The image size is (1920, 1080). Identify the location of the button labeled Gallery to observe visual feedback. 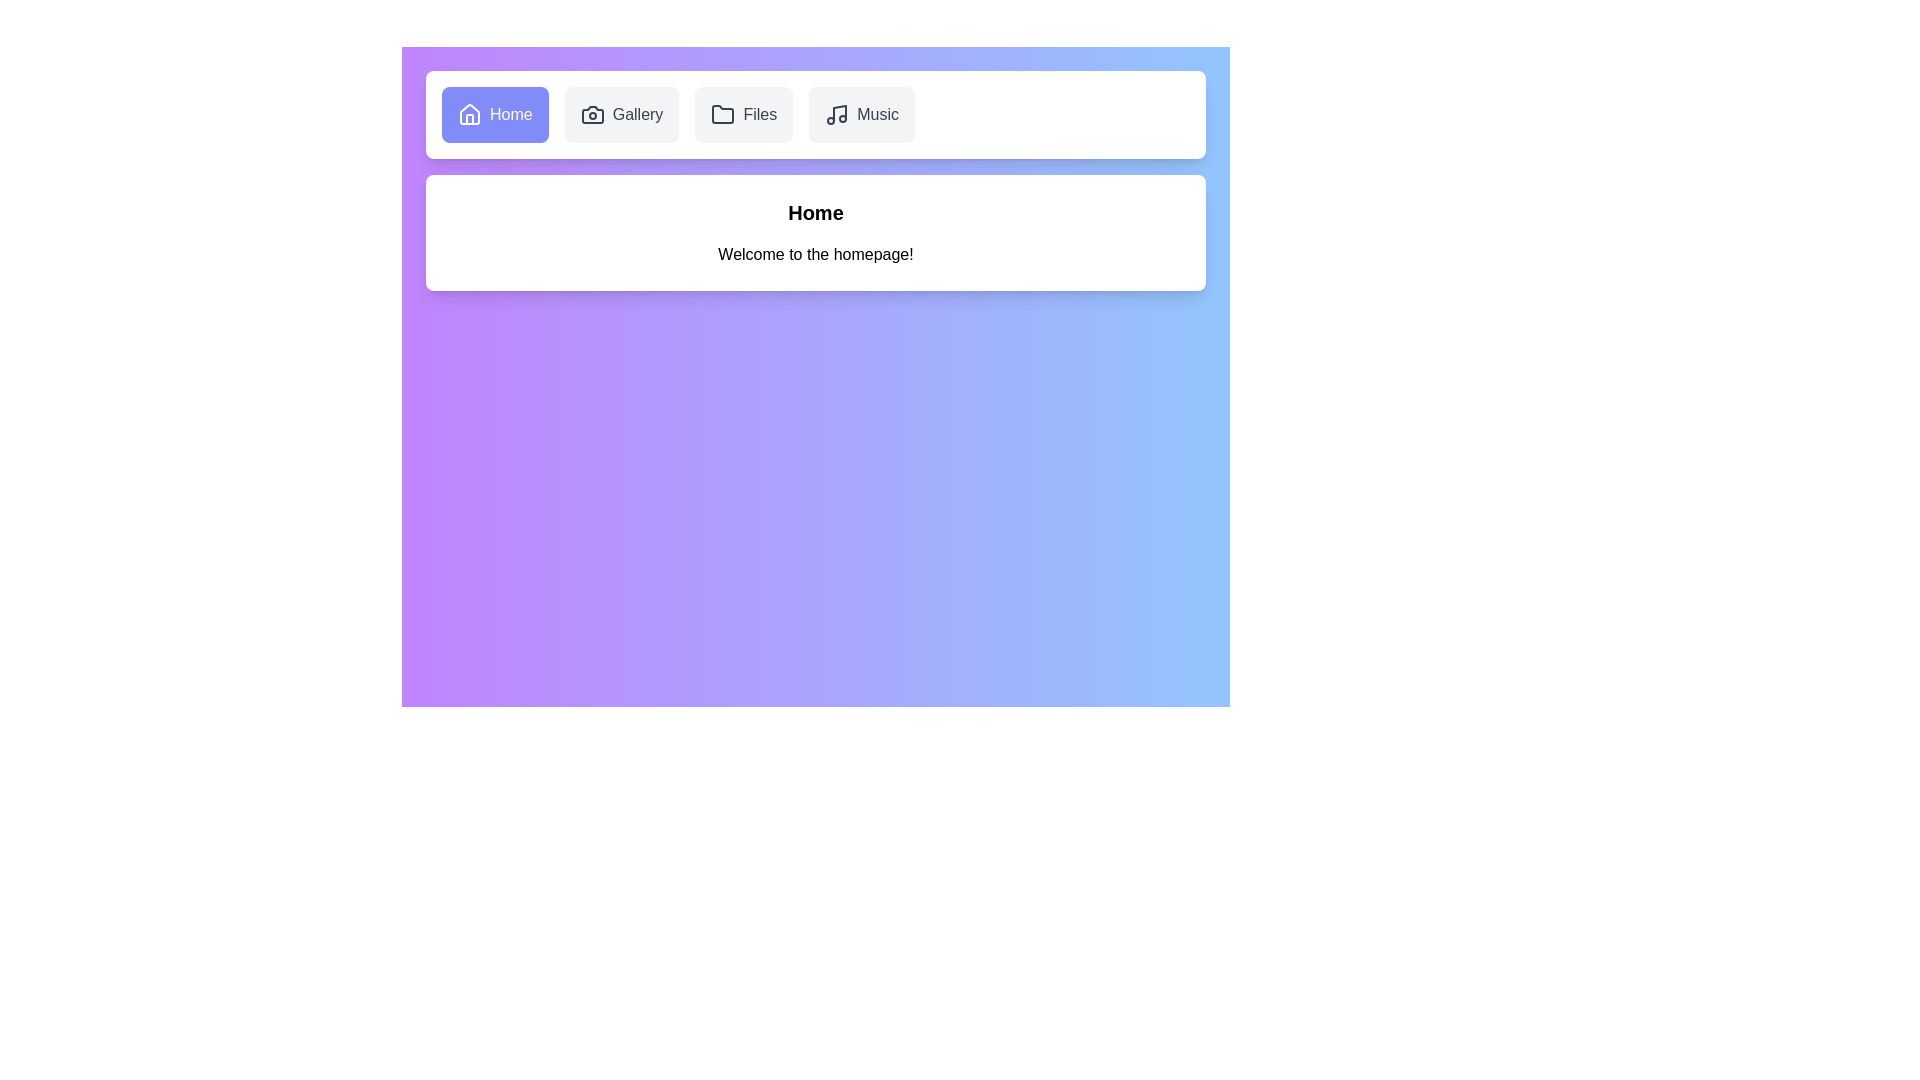
(621, 115).